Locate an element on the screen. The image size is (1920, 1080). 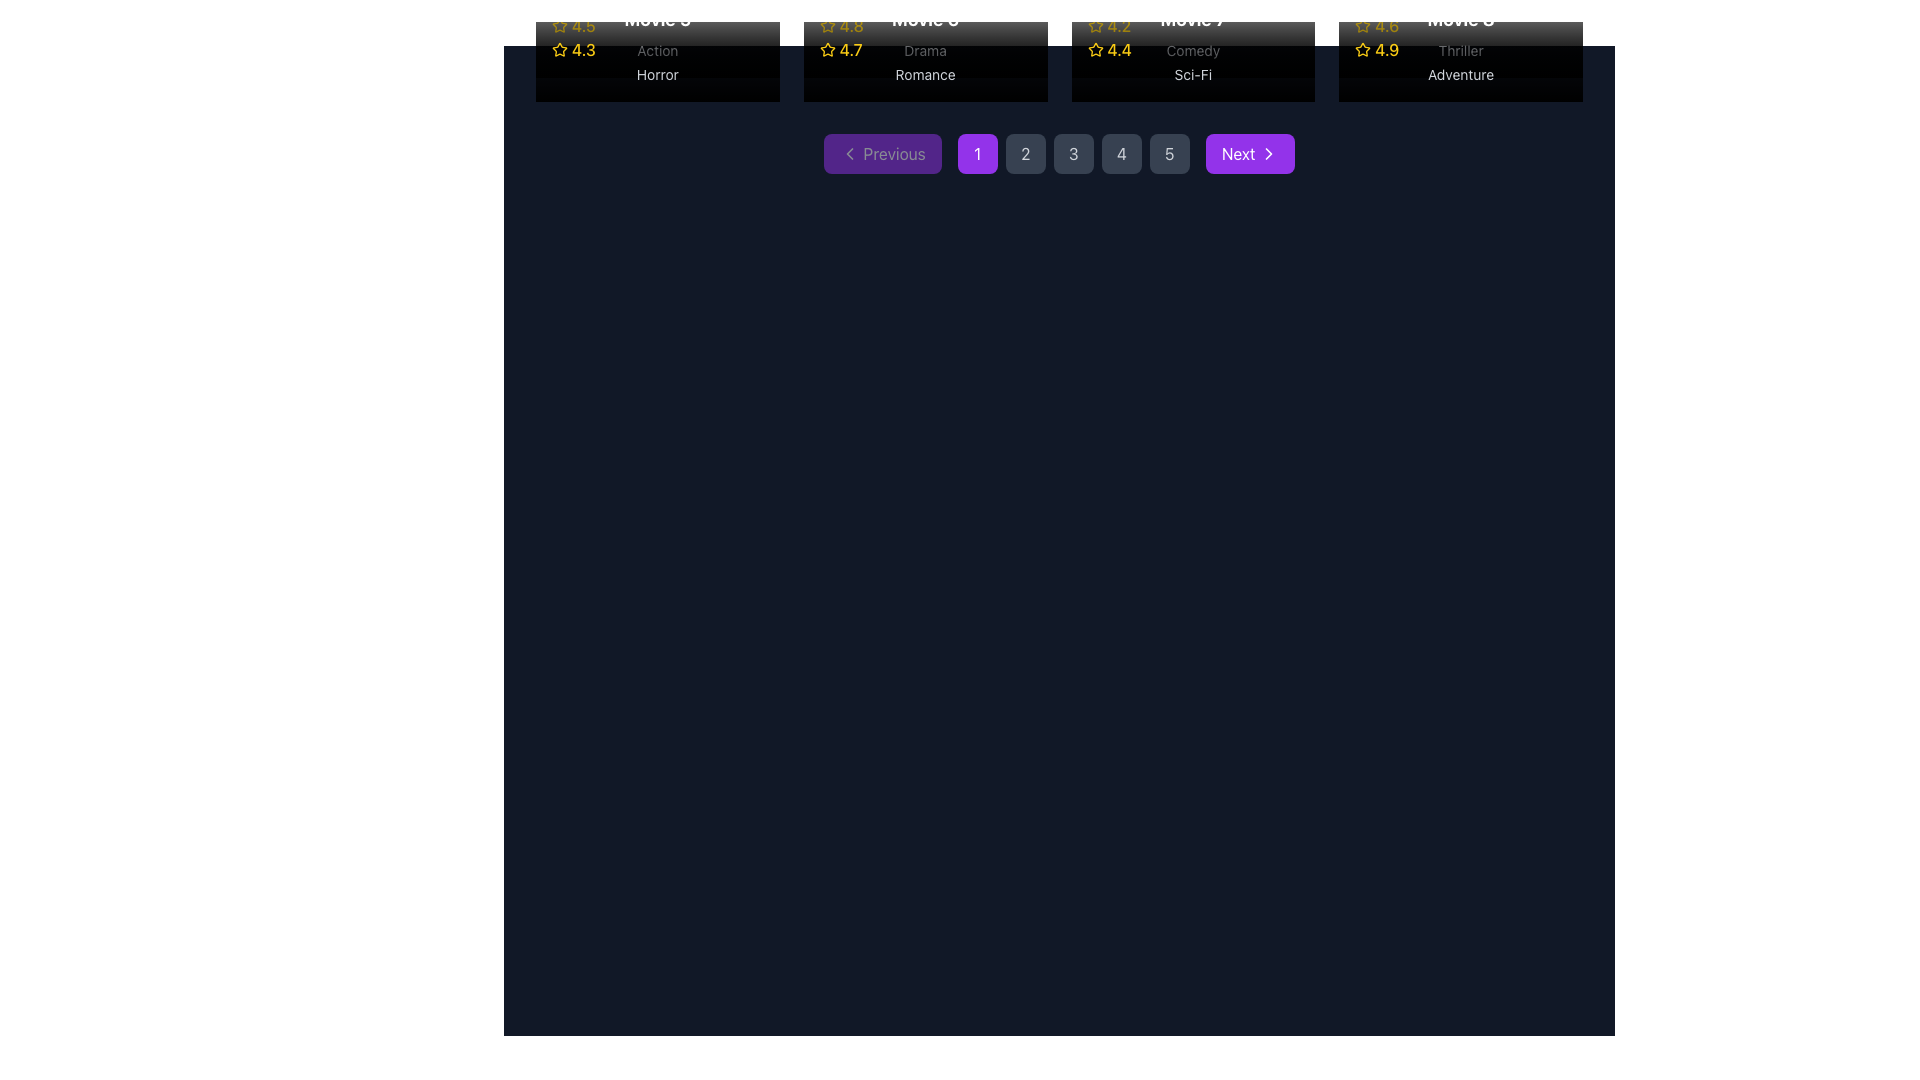
the decorative star icon that indicates a rating of '4.4' for 'Movie 9', which is styled in bold yellow and positioned to the left of the numeric rating is located at coordinates (1094, 25).